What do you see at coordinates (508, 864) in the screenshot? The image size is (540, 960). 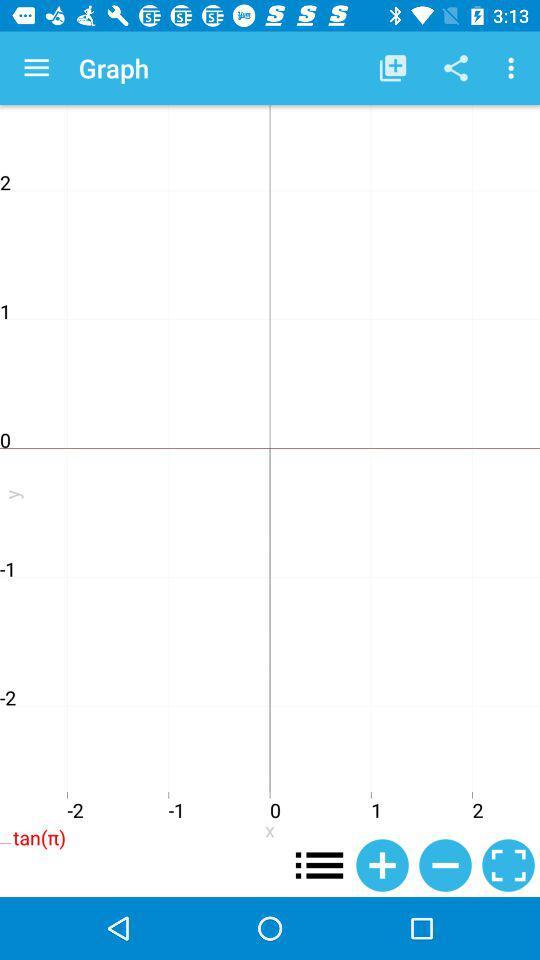 I see `the fullscreen icon` at bounding box center [508, 864].